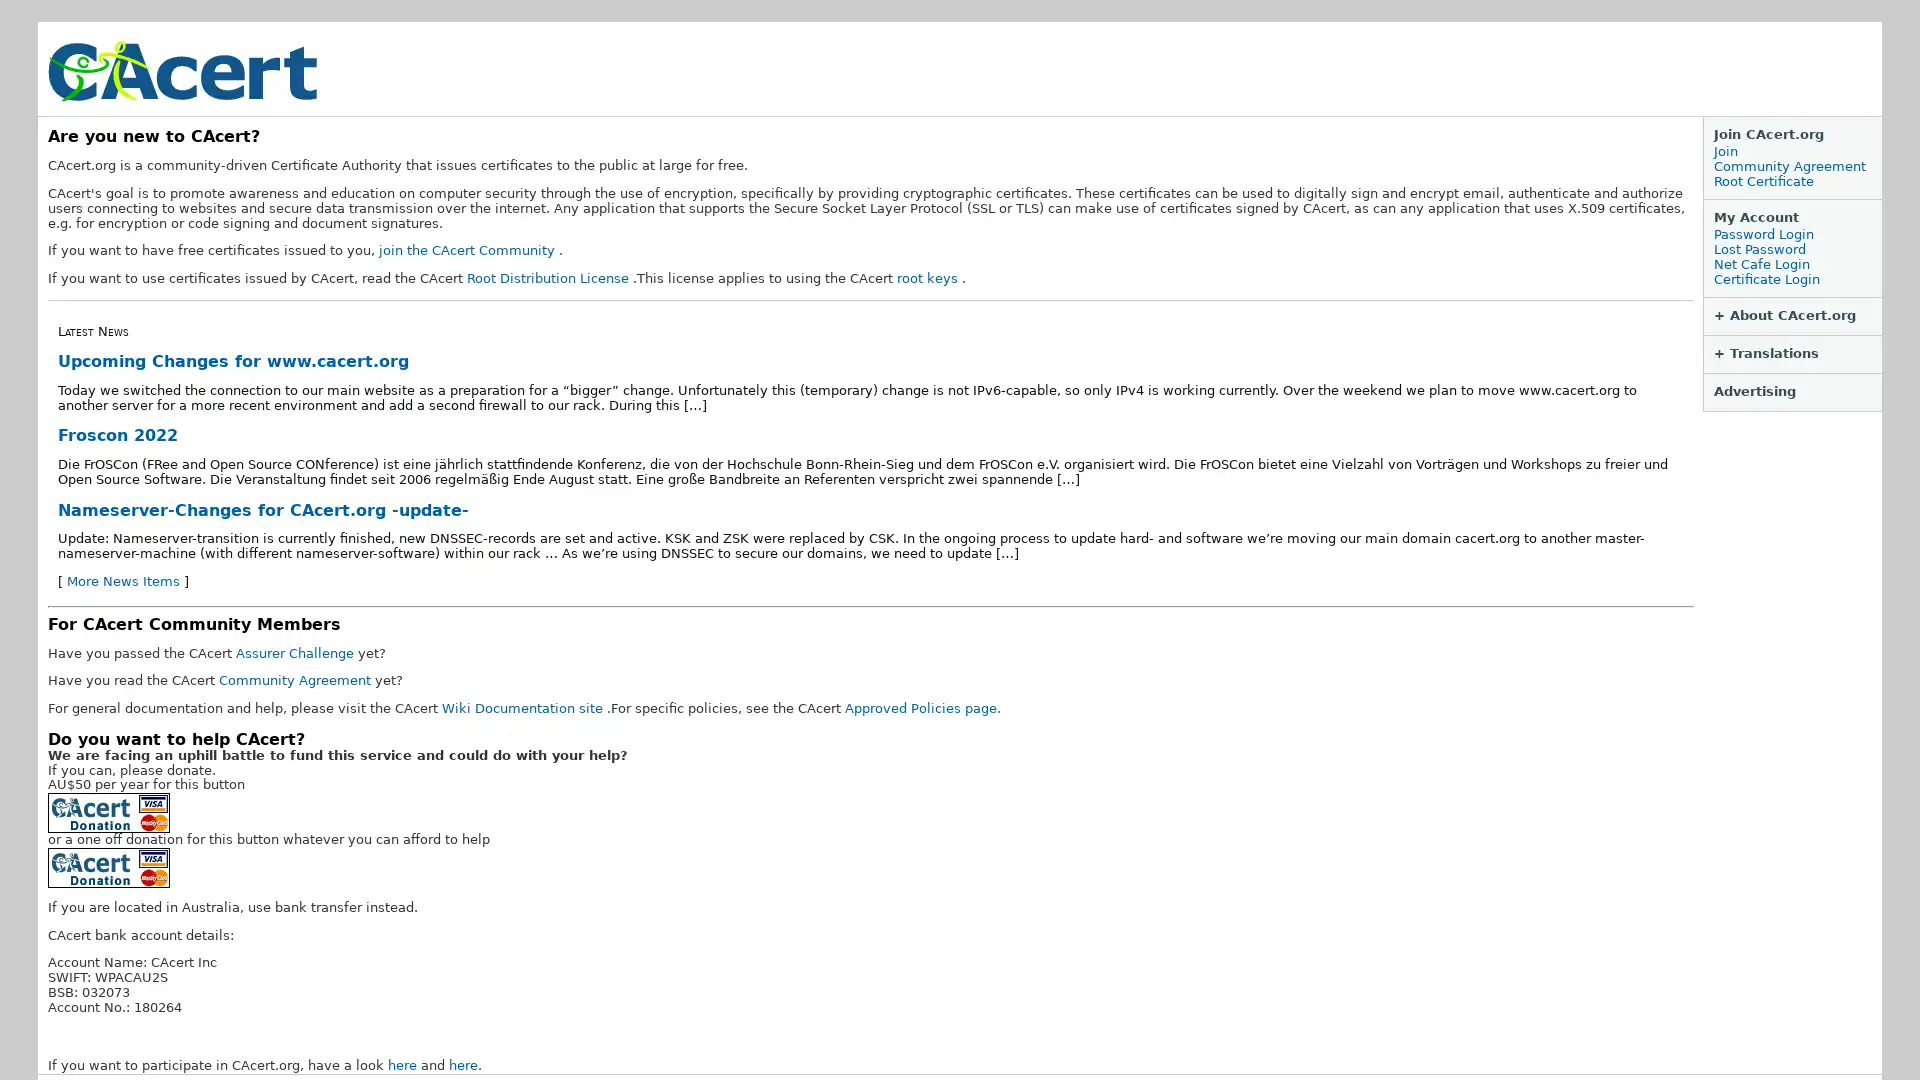  What do you see at coordinates (108, 813) in the screenshot?
I see `PayPal` at bounding box center [108, 813].